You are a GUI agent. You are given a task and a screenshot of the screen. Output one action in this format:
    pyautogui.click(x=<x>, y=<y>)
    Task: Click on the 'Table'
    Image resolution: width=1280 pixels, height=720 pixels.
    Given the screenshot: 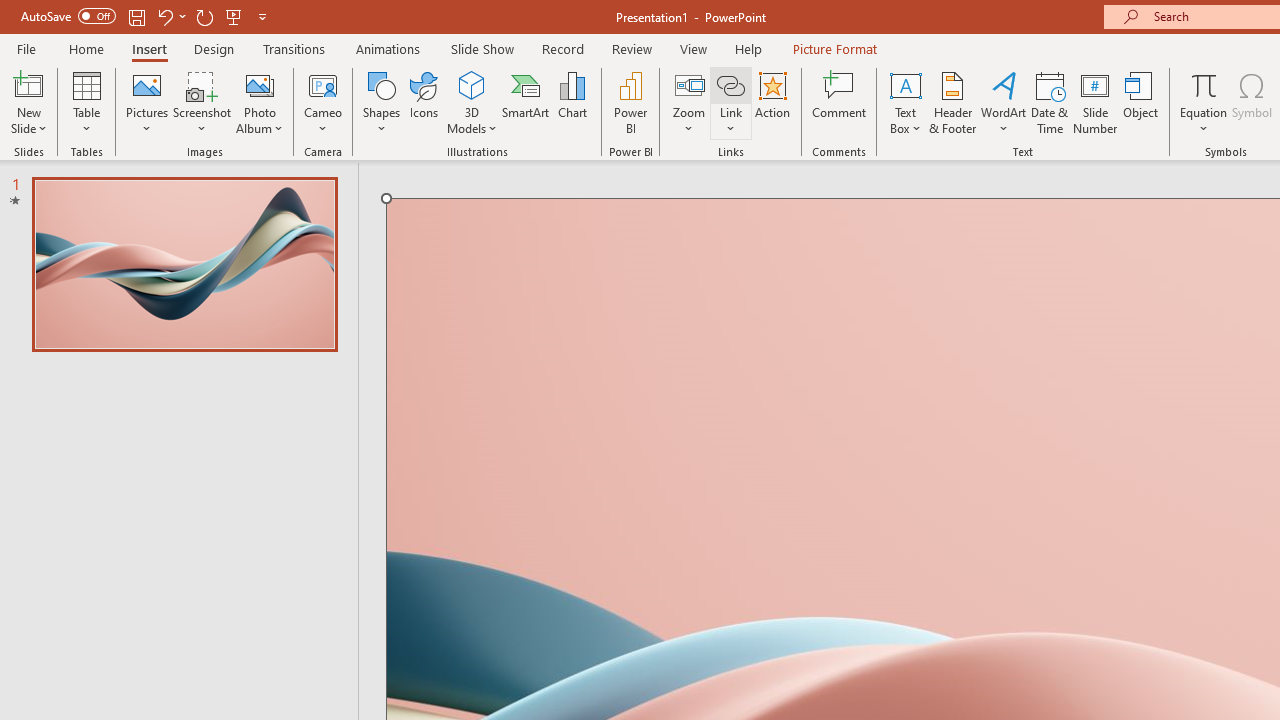 What is the action you would take?
    pyautogui.click(x=86, y=103)
    